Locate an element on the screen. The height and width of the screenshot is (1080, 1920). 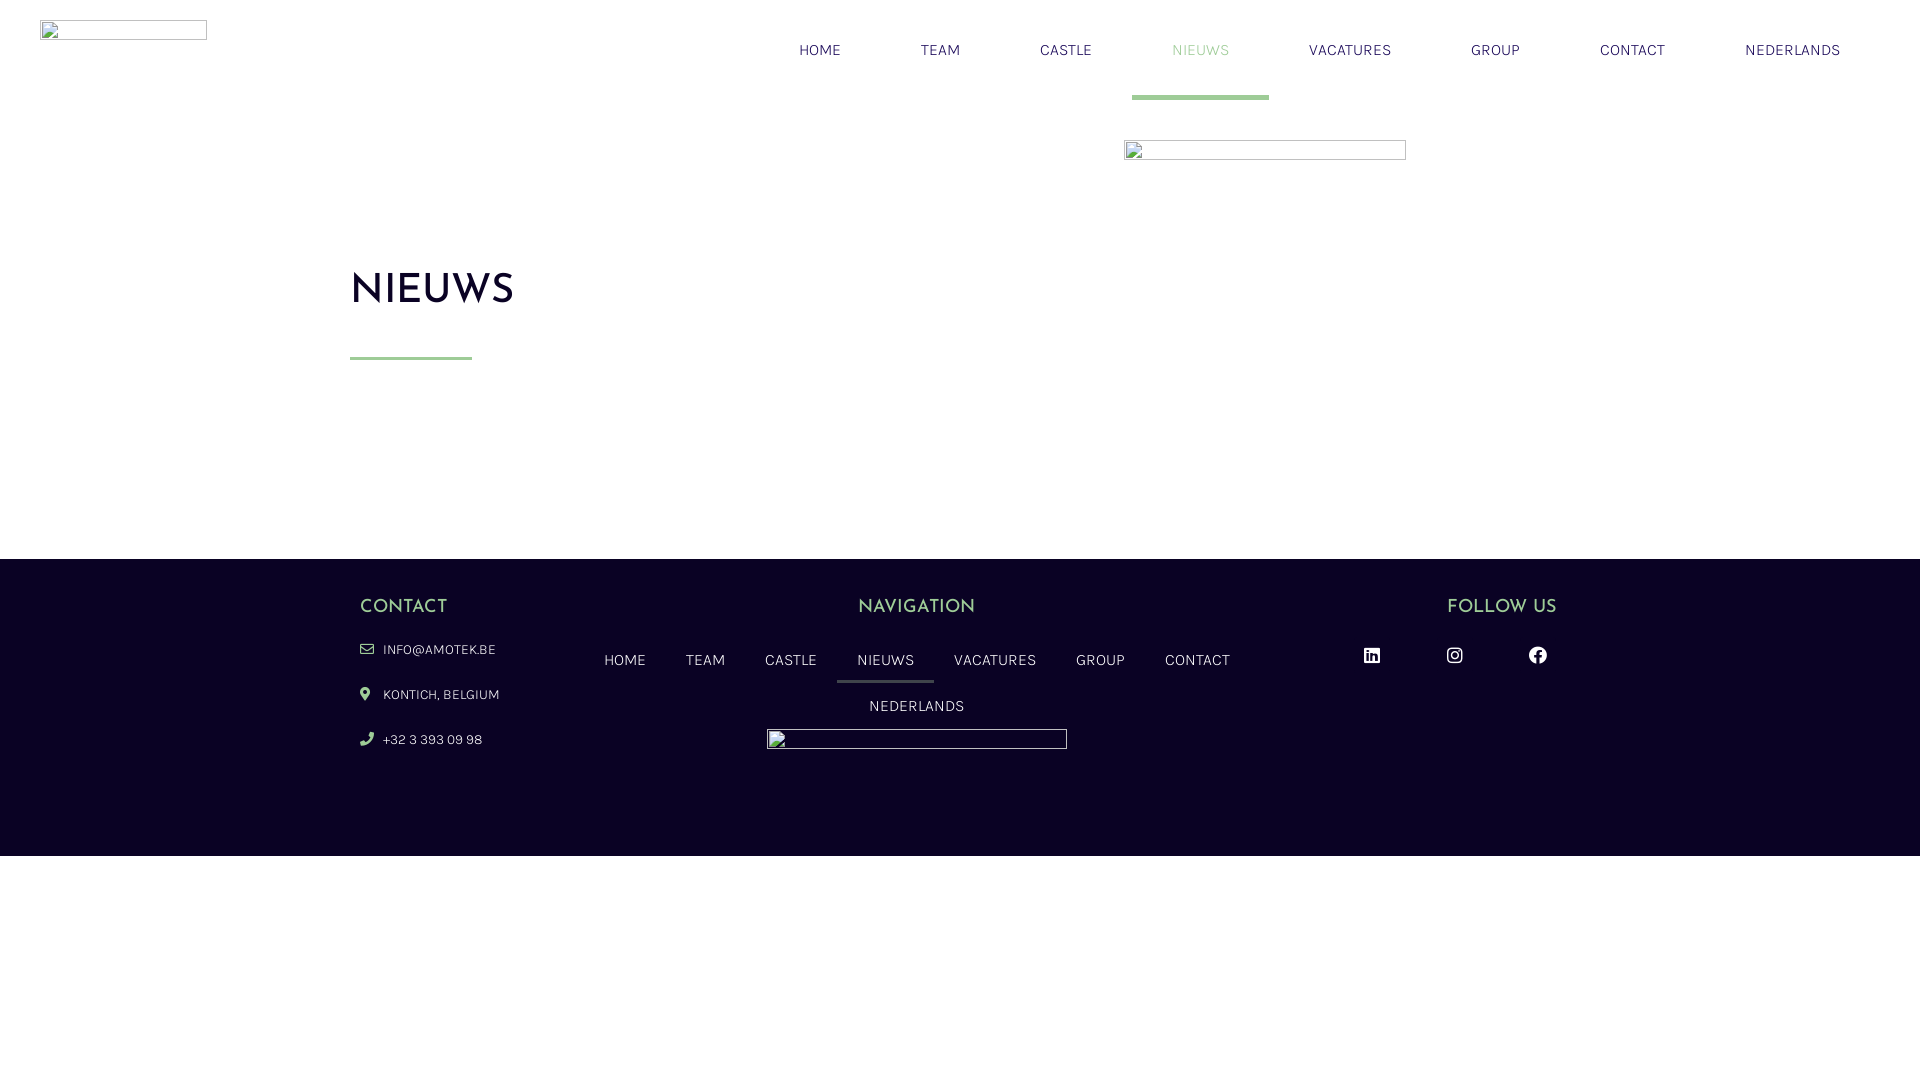
'NIEUWS' is located at coordinates (1200, 49).